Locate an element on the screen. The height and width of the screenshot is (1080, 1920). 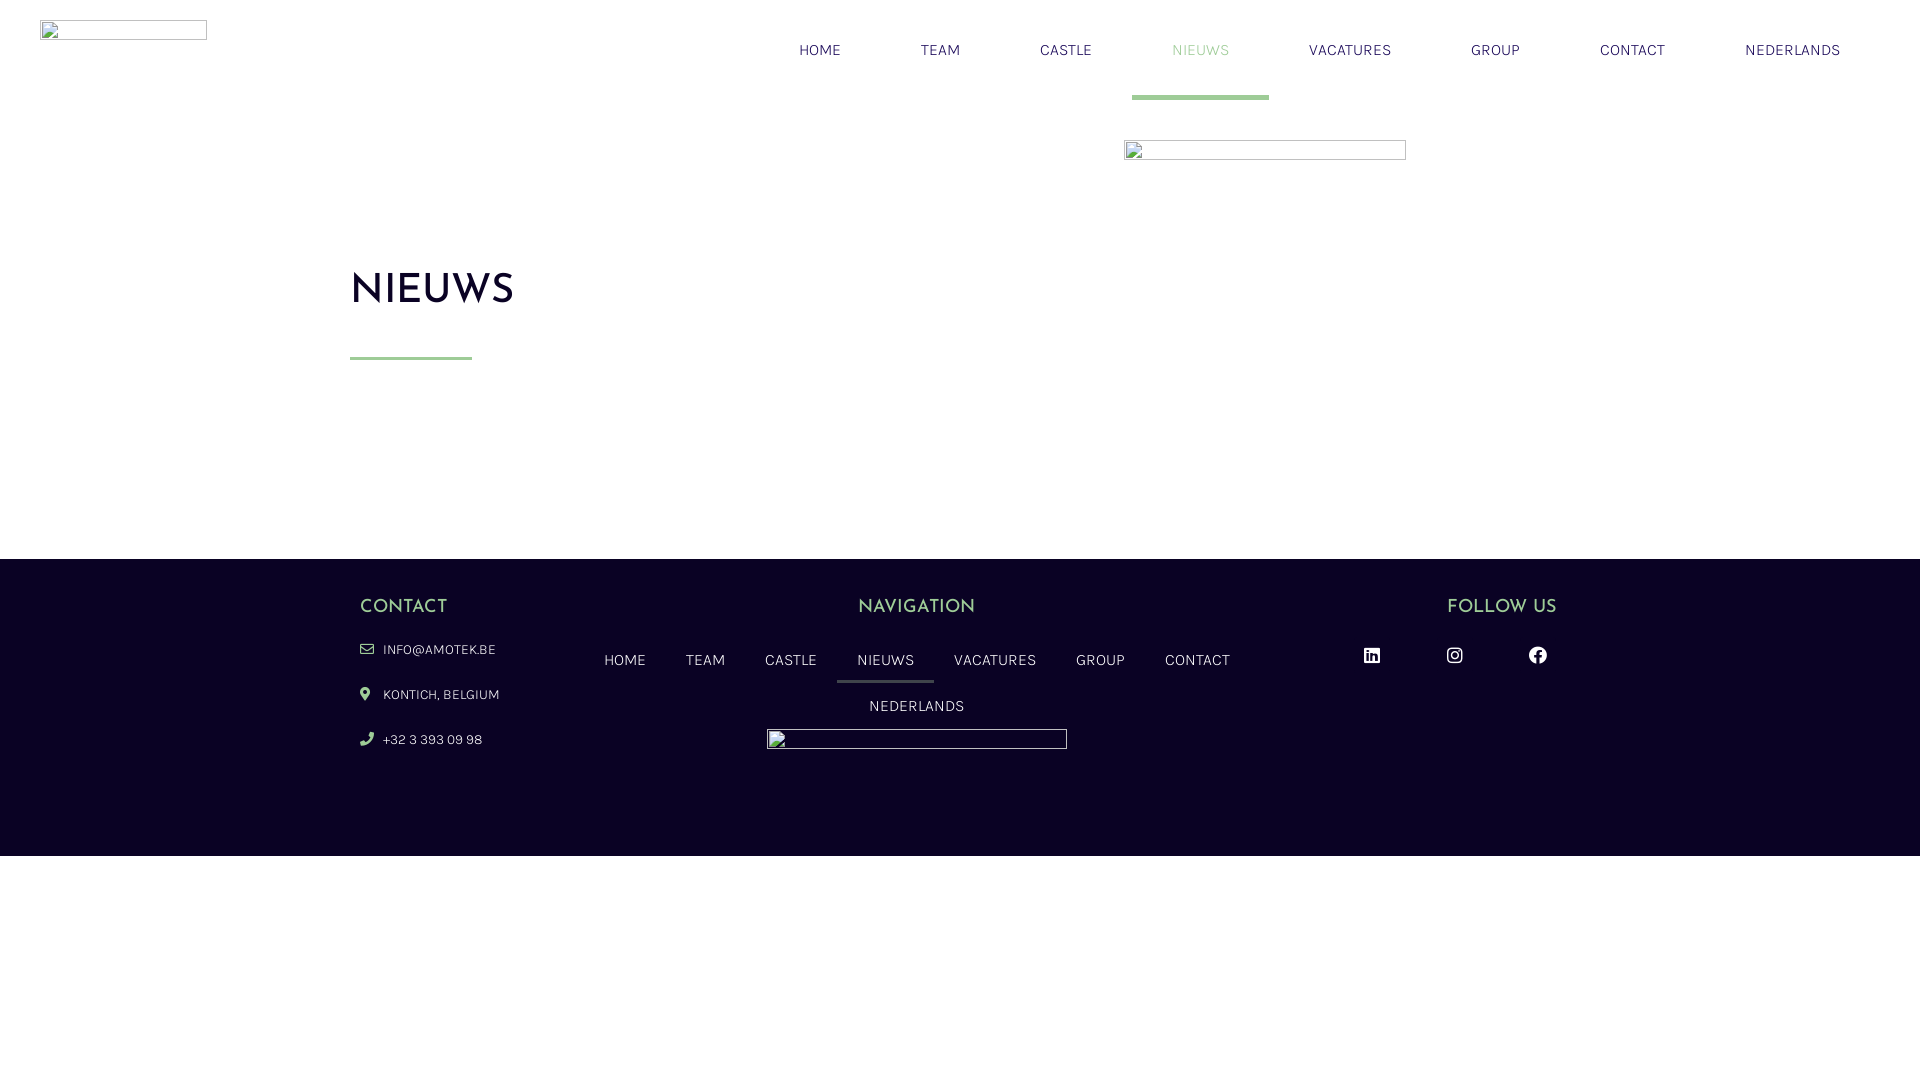
'NIEUWS' is located at coordinates (1200, 49).